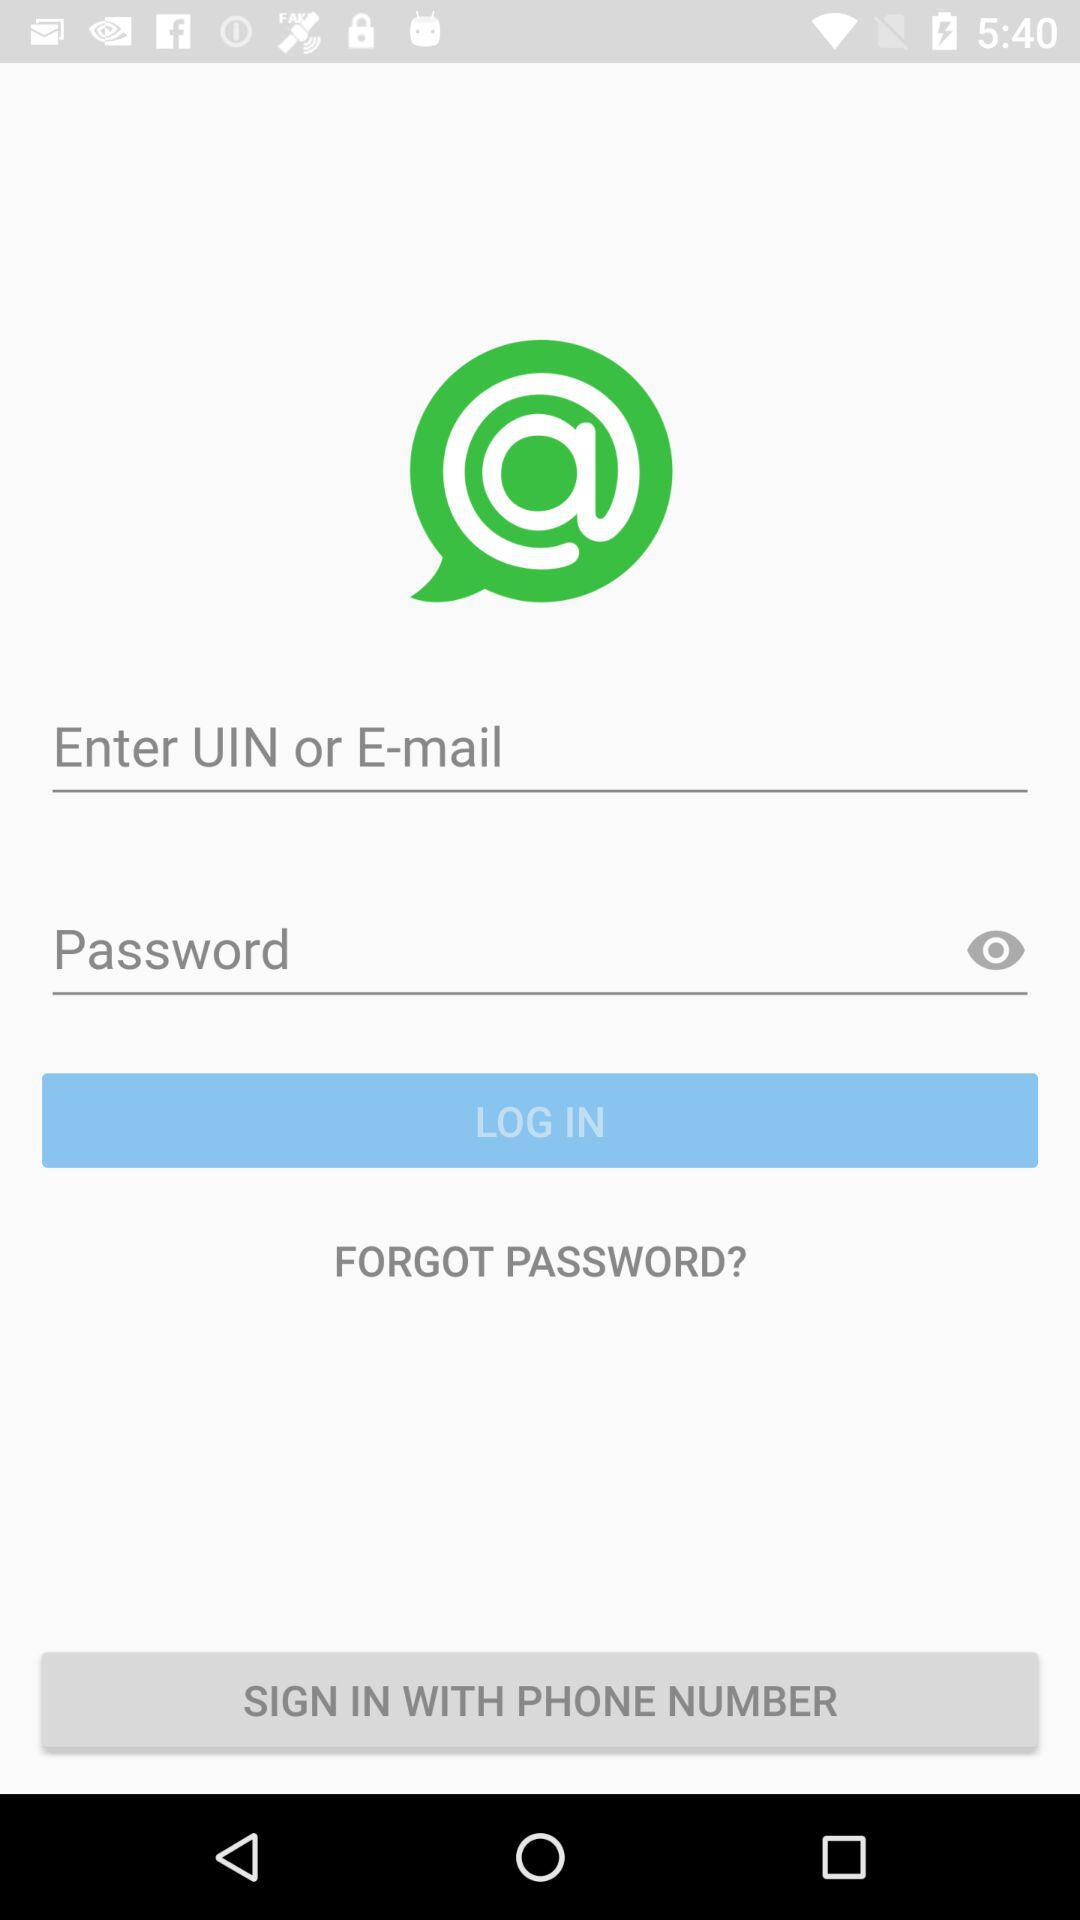 Image resolution: width=1080 pixels, height=1920 pixels. Describe the element at coordinates (540, 1120) in the screenshot. I see `icon above the forgot password? item` at that location.